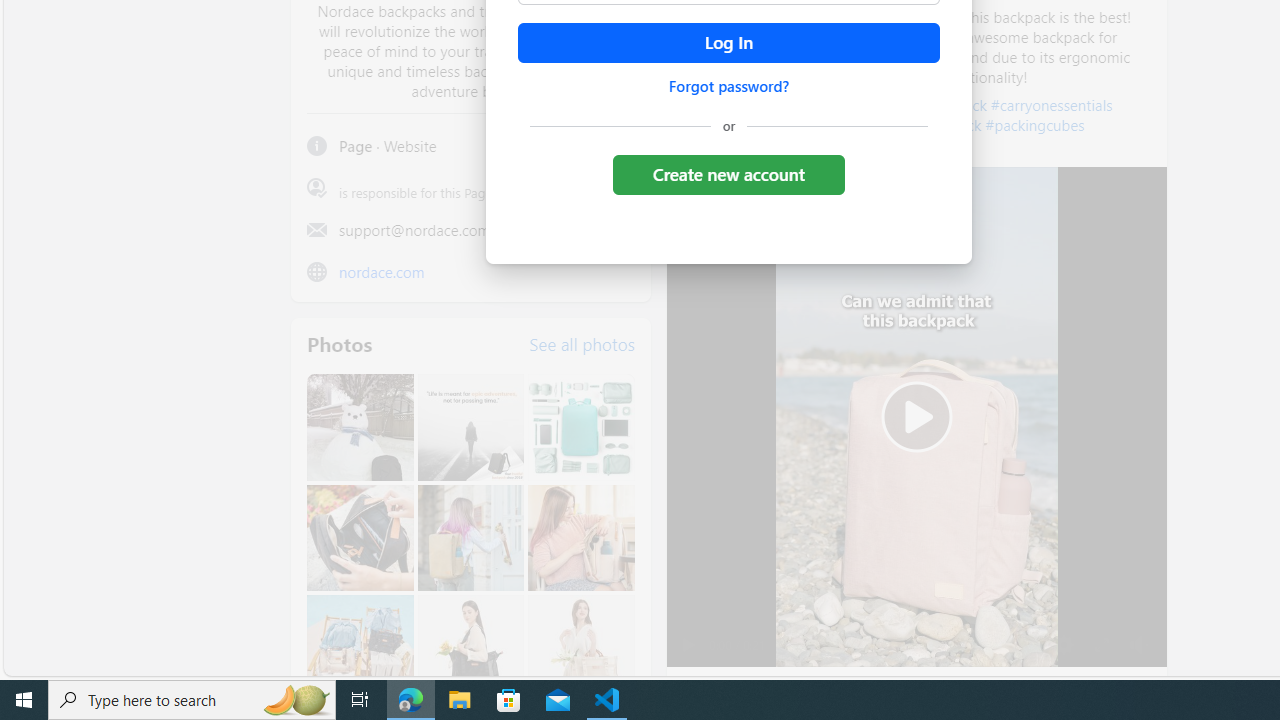 The image size is (1280, 720). What do you see at coordinates (727, 173) in the screenshot?
I see `'Create new account'` at bounding box center [727, 173].